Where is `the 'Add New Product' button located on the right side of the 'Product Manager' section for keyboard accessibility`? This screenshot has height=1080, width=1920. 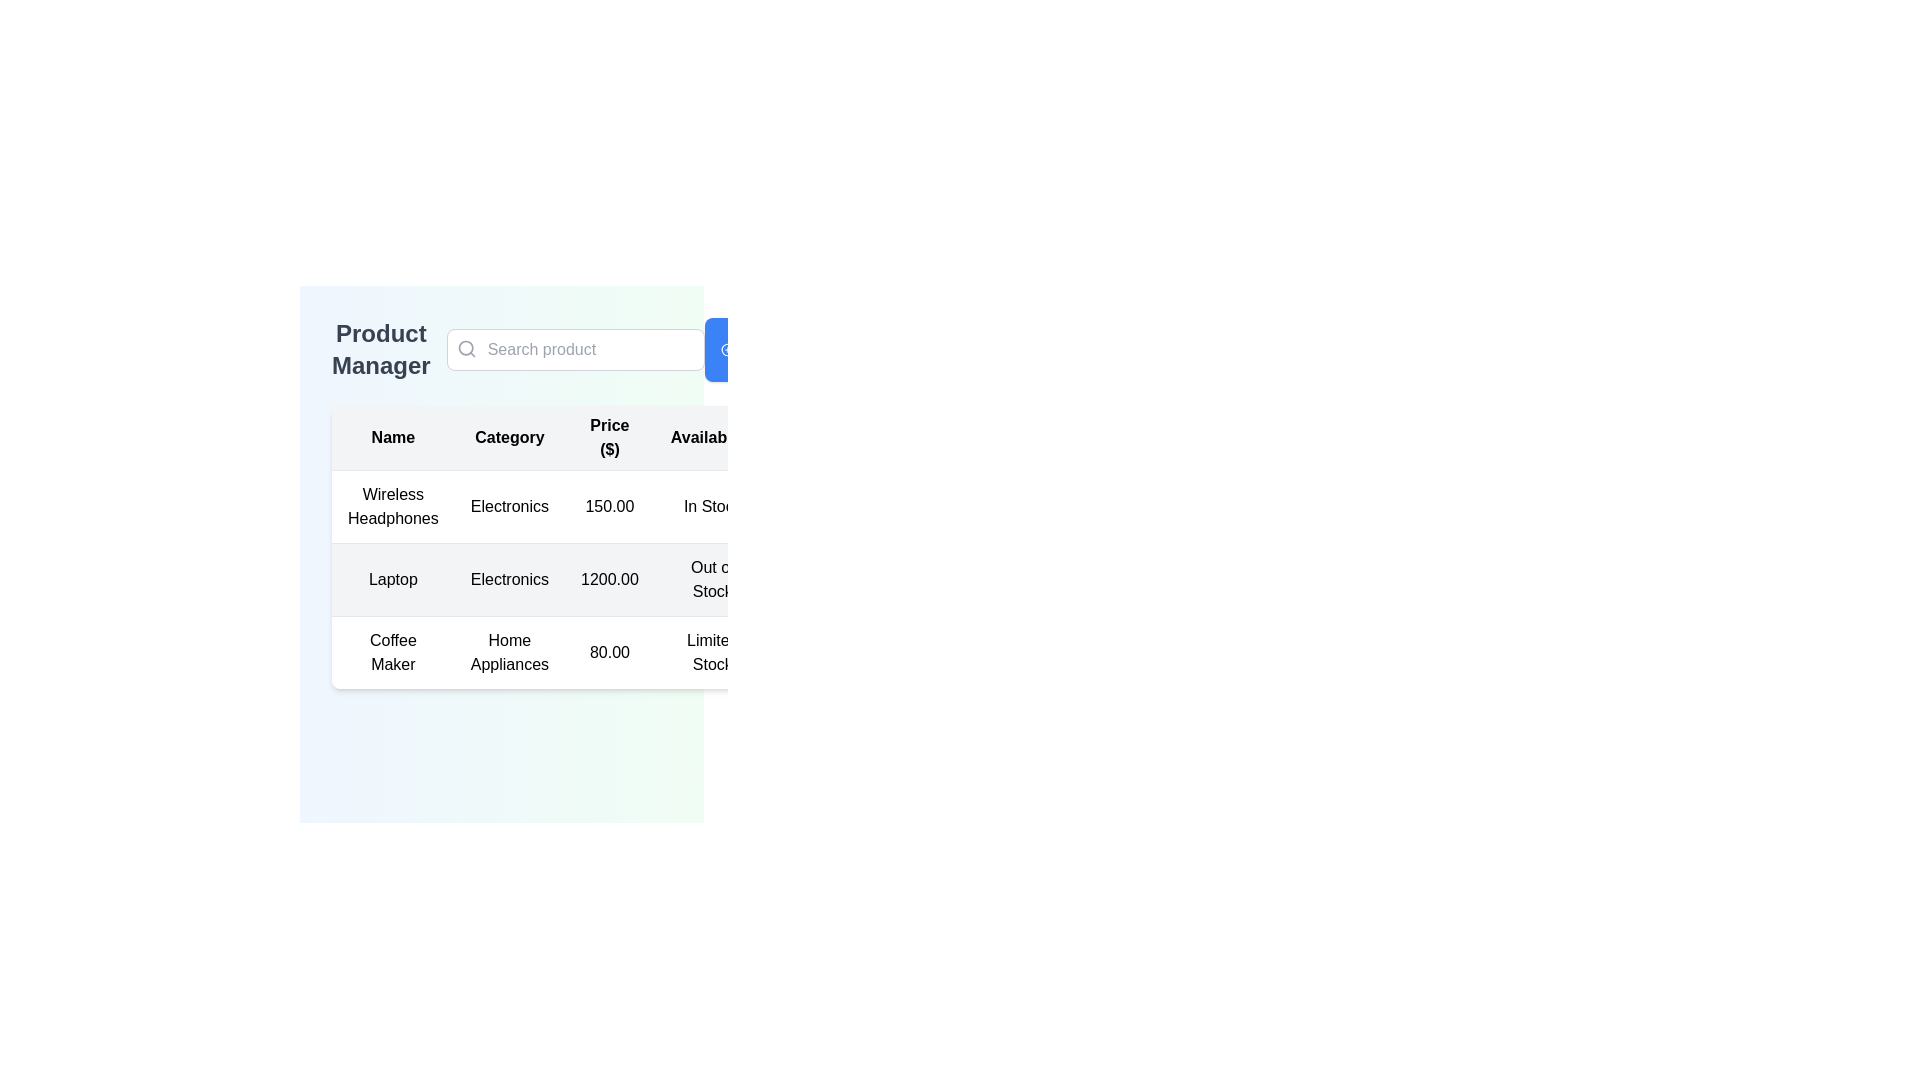
the 'Add New Product' button located on the right side of the 'Product Manager' section for keyboard accessibility is located at coordinates (761, 349).